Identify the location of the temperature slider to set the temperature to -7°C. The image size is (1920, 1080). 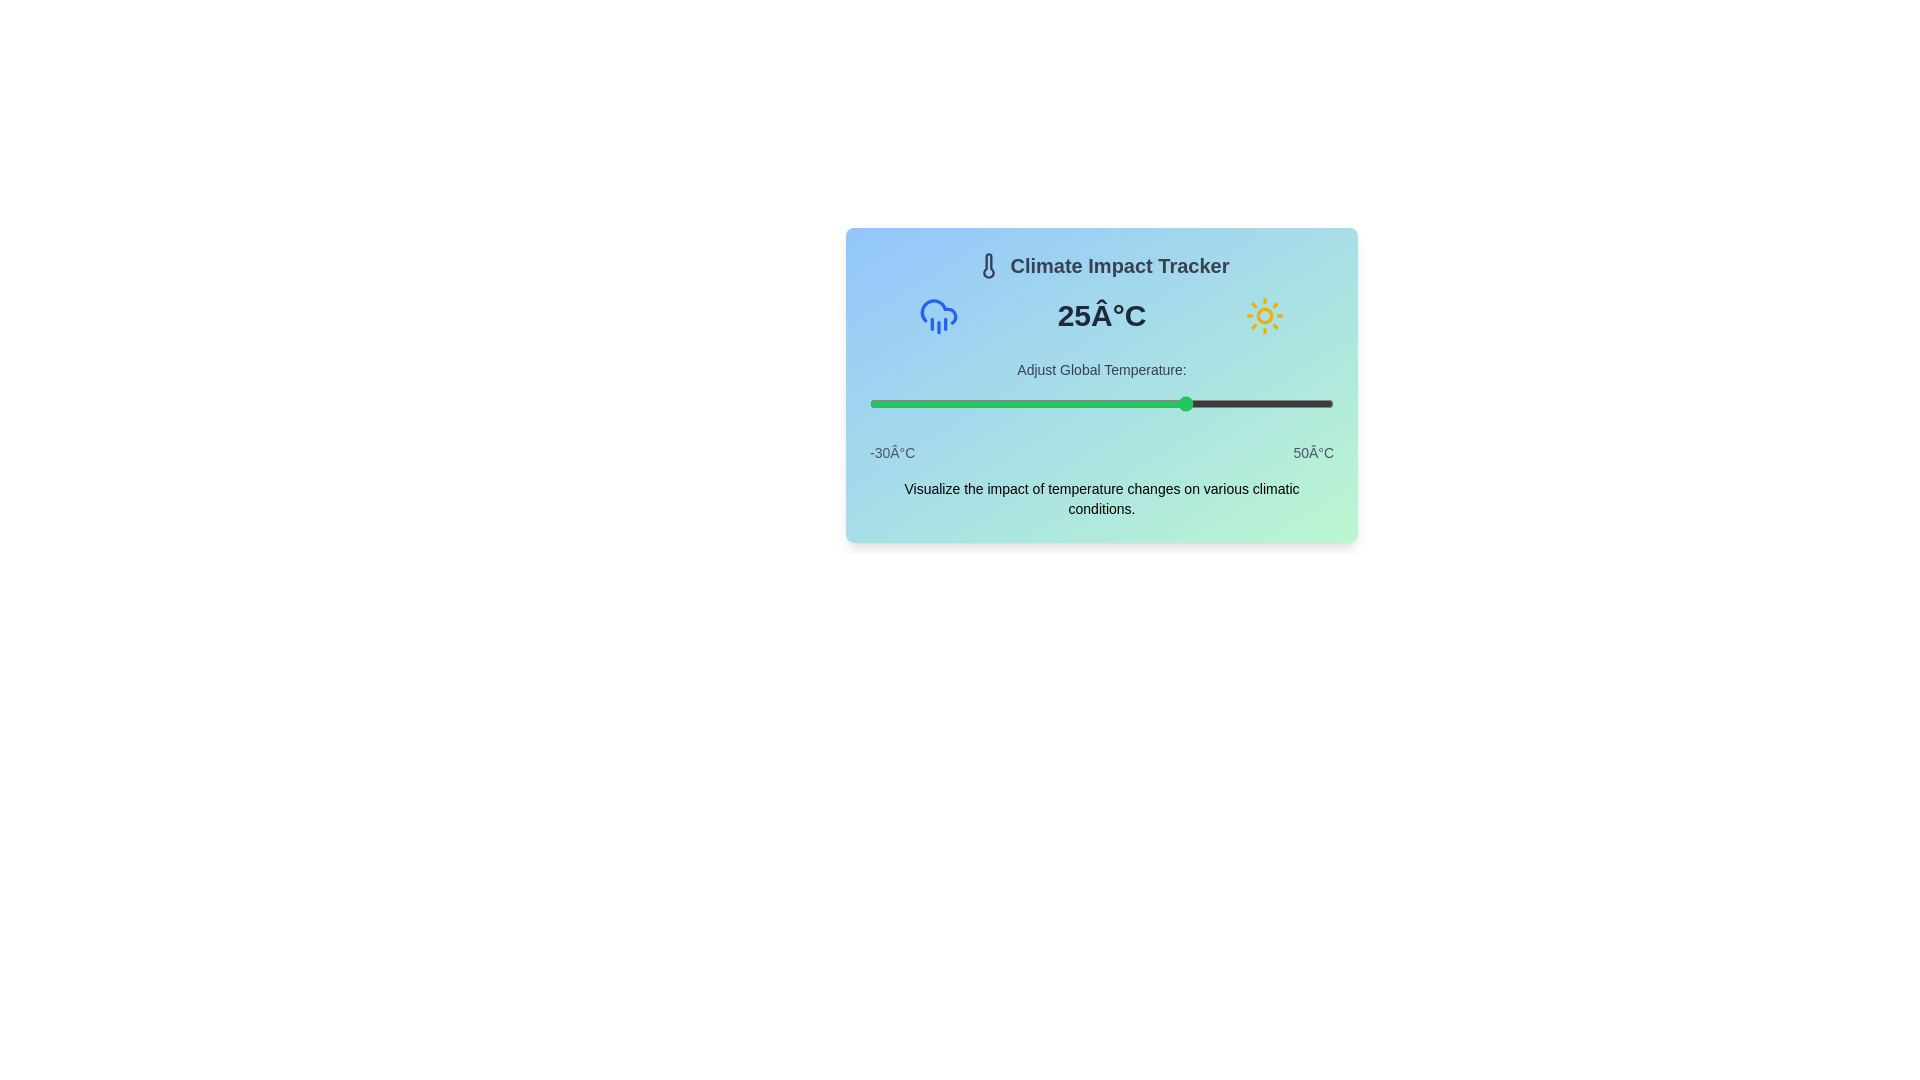
(1003, 404).